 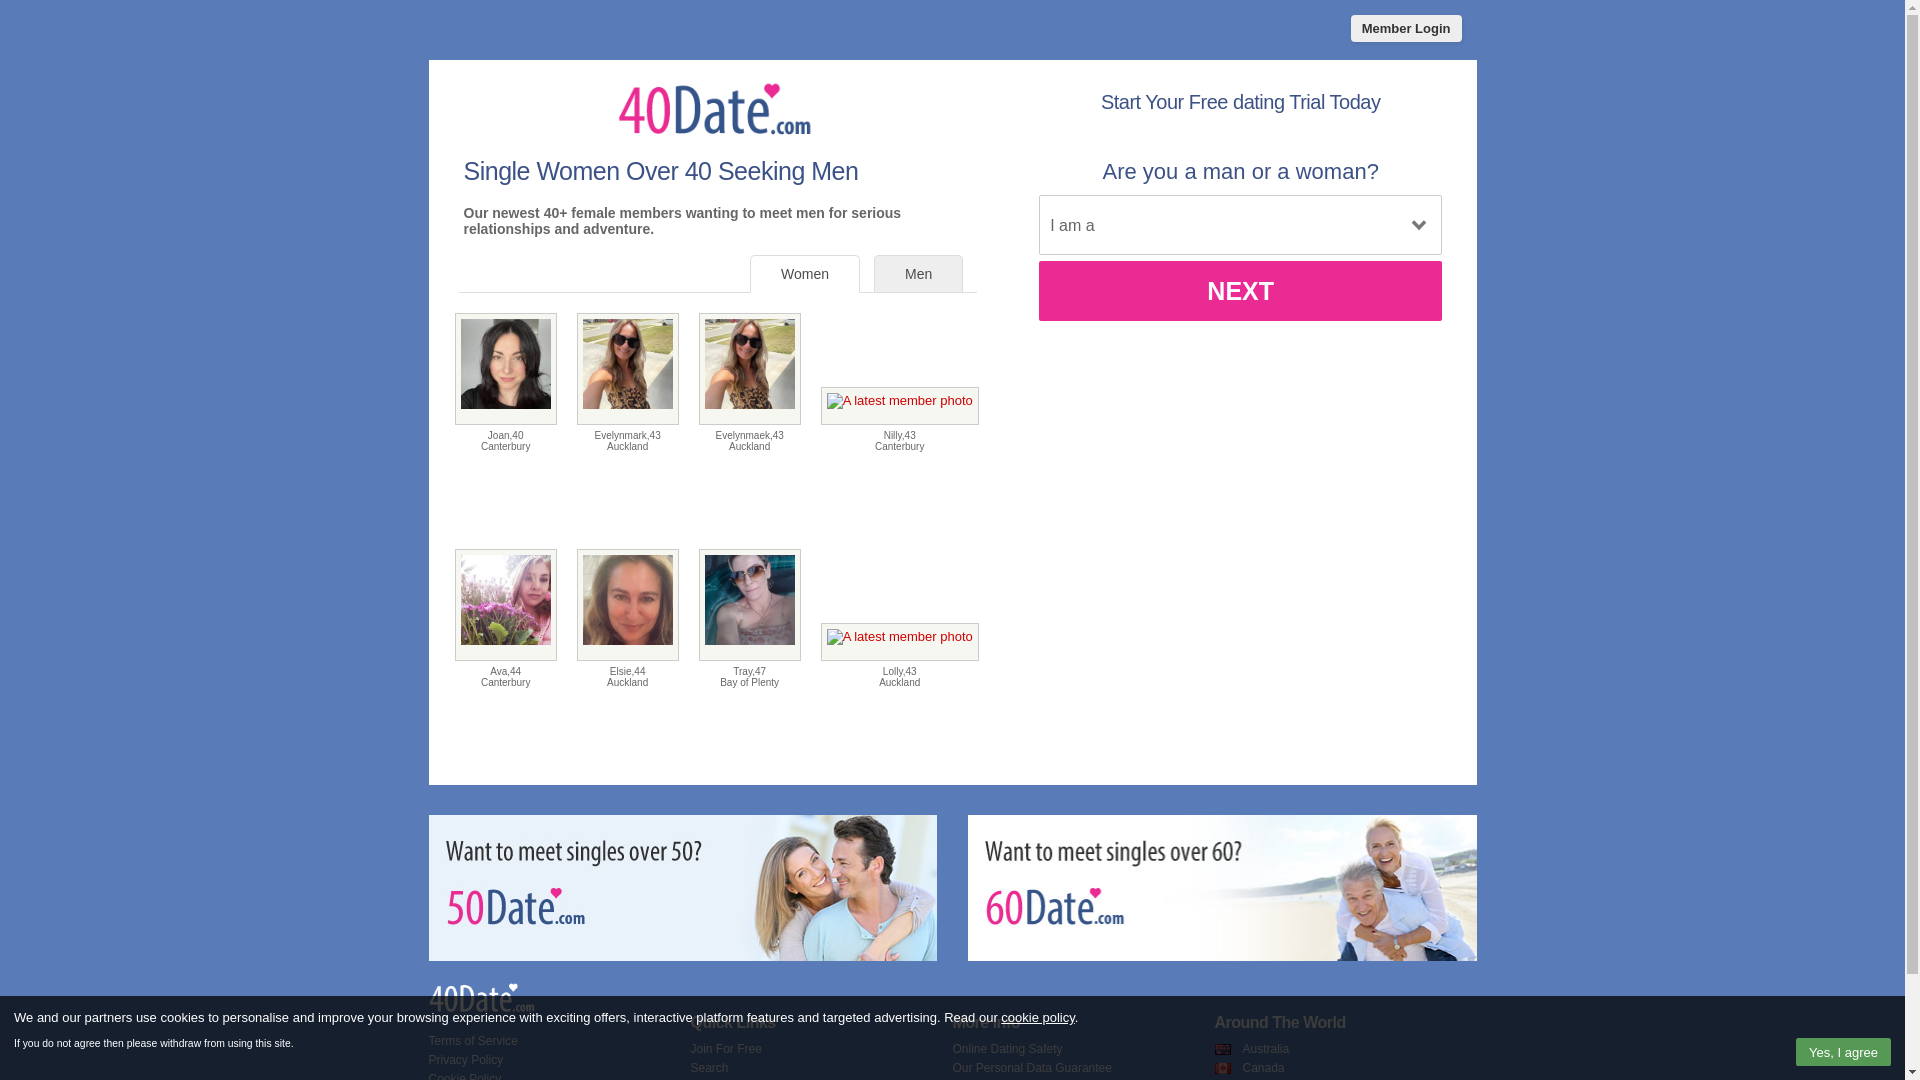 I want to click on 'Women', so click(x=805, y=273).